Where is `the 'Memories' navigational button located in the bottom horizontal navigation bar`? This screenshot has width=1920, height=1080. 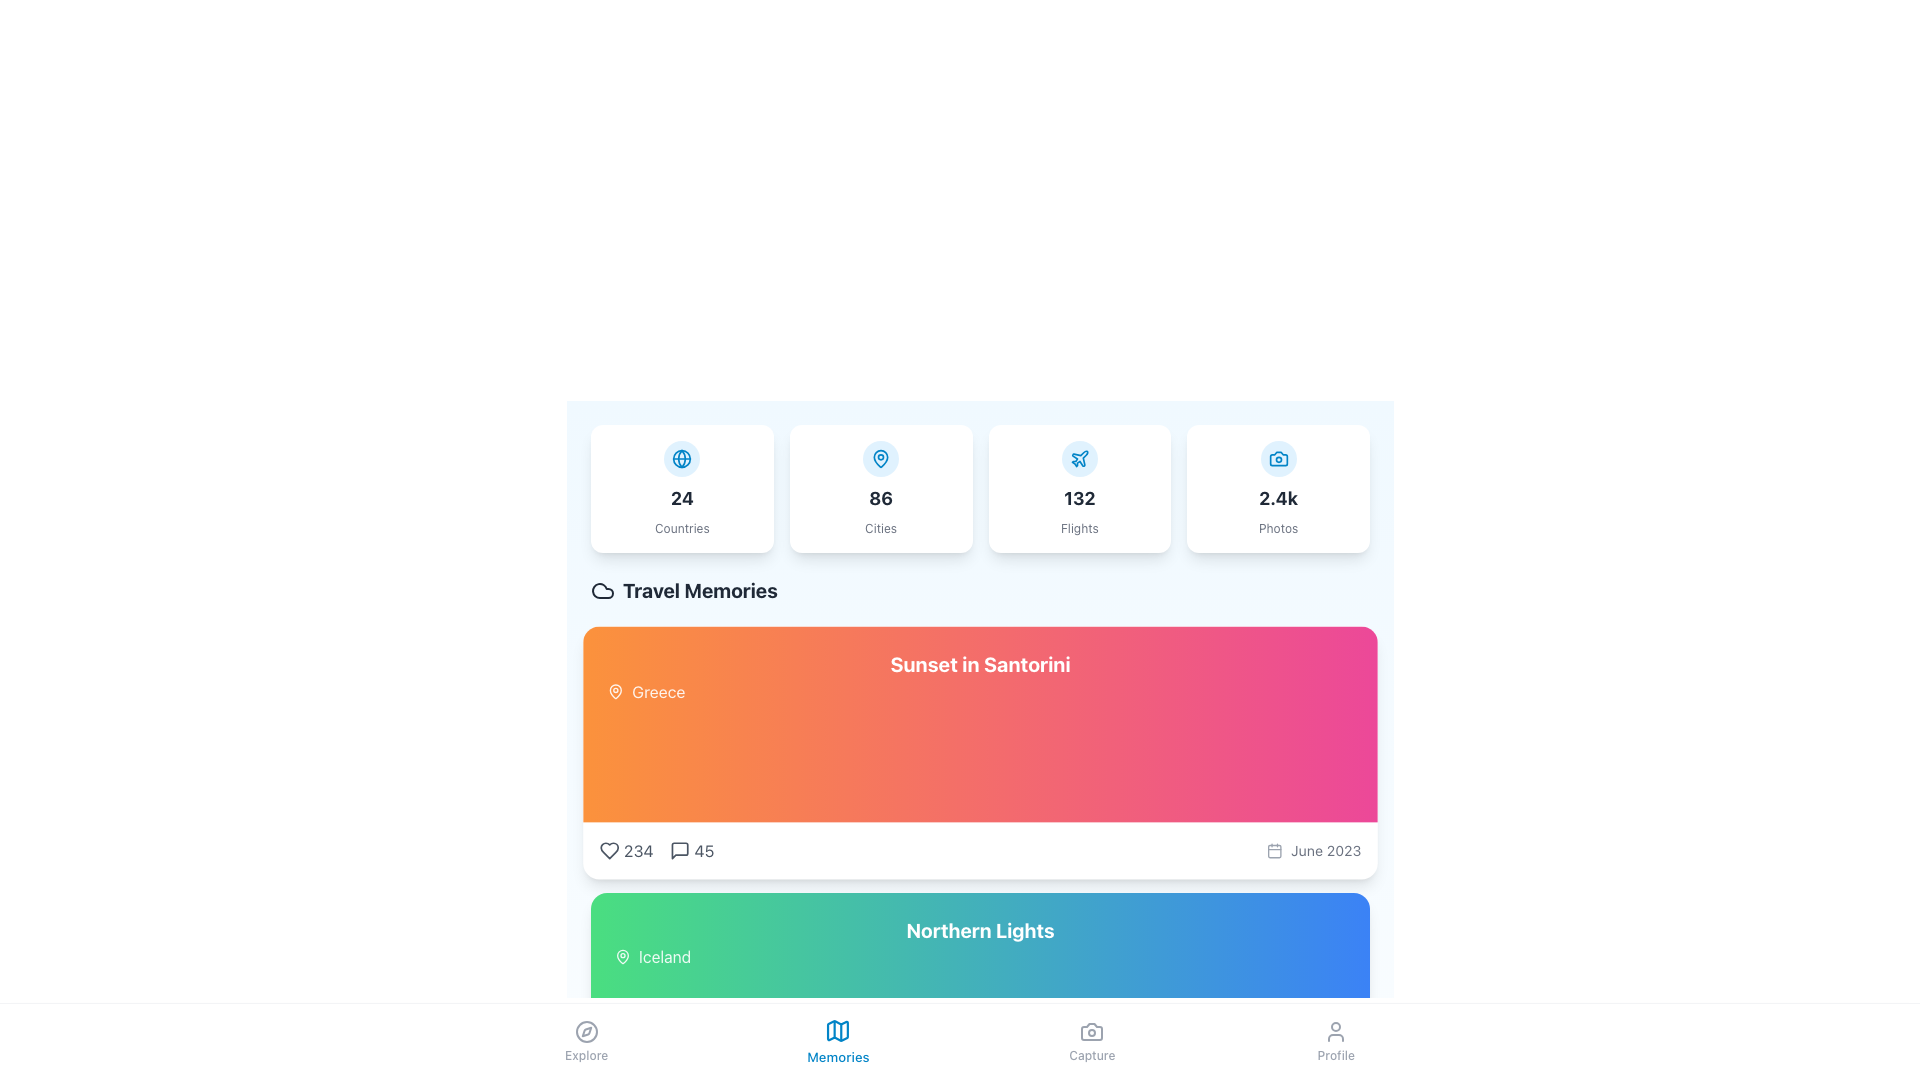
the 'Memories' navigational button located in the bottom horizontal navigation bar is located at coordinates (838, 1040).